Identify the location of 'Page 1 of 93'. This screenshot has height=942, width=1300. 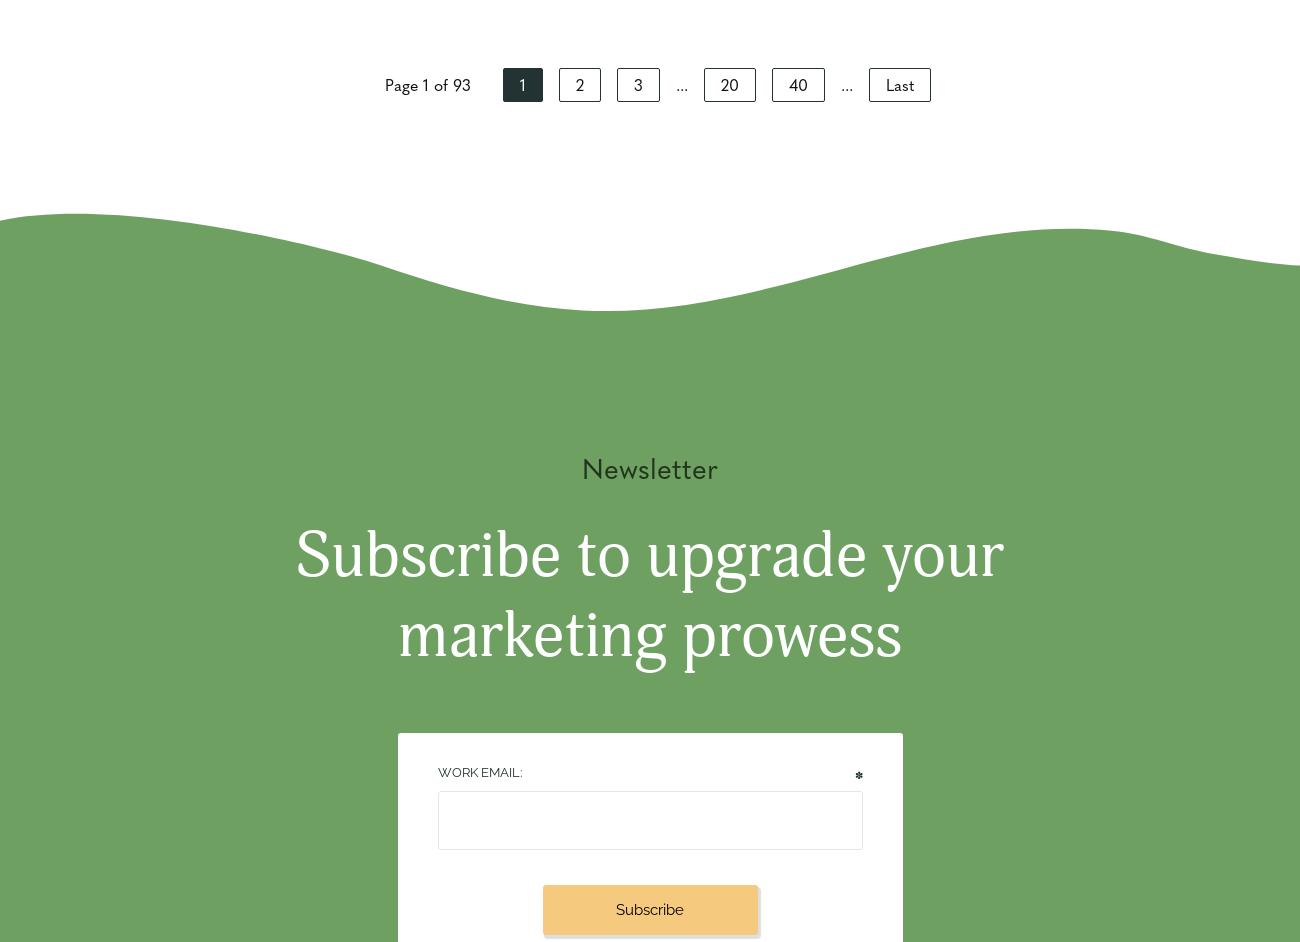
(385, 83).